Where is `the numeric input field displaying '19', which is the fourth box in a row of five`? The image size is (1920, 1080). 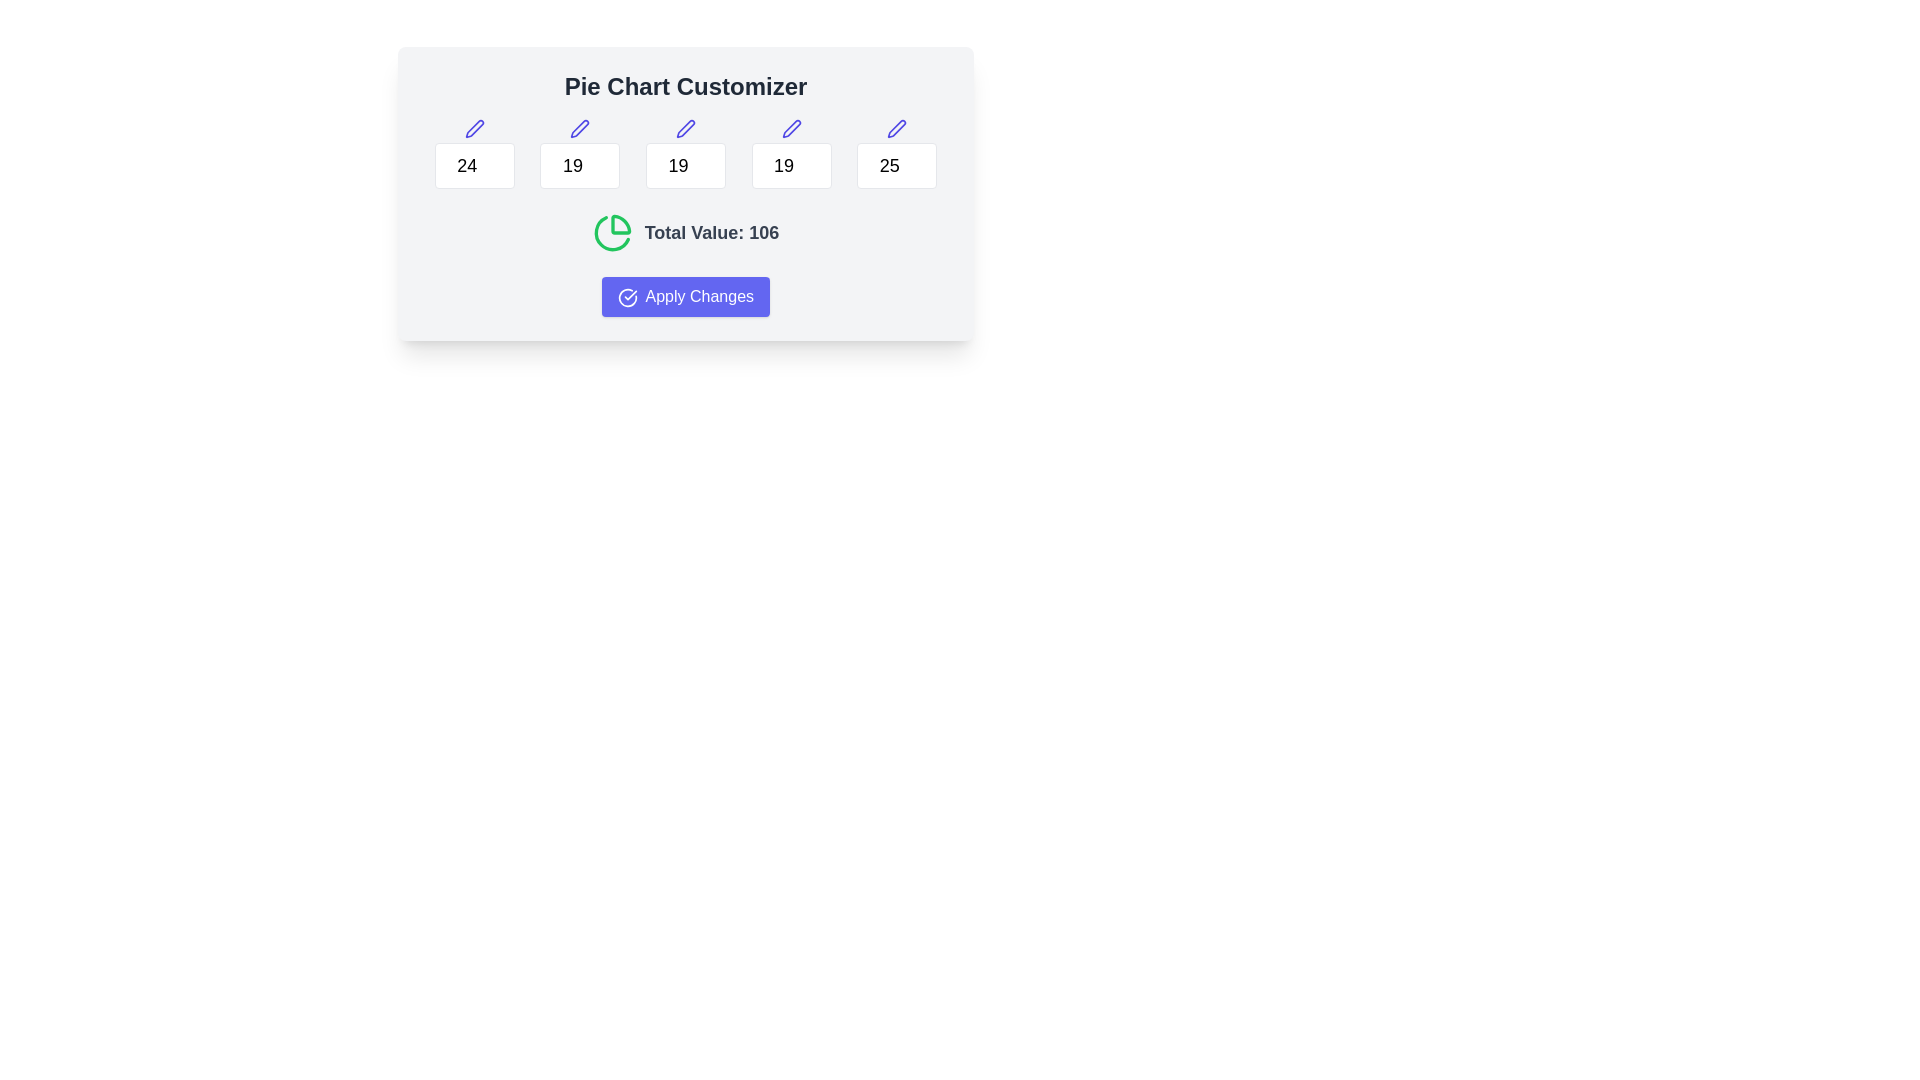 the numeric input field displaying '19', which is the fourth box in a row of five is located at coordinates (790, 164).